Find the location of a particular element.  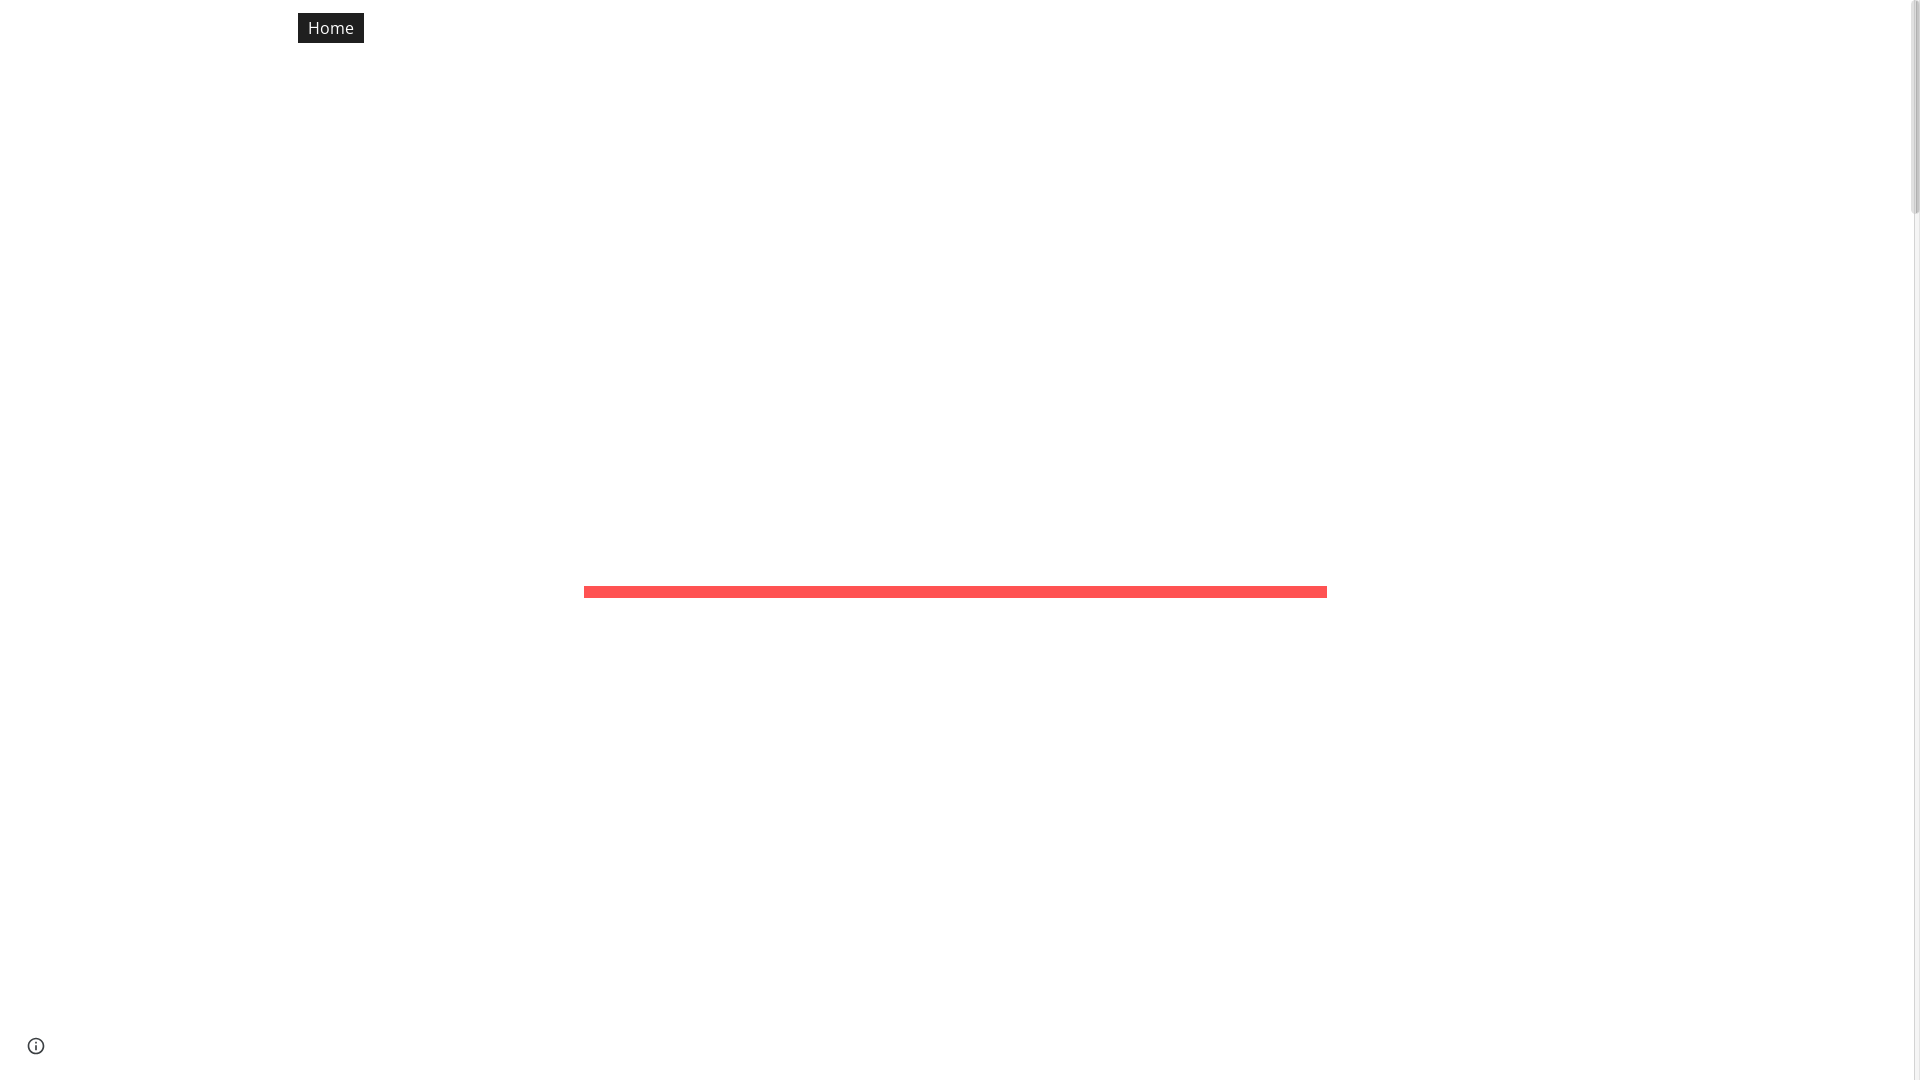

'Retirement' is located at coordinates (783, 27).